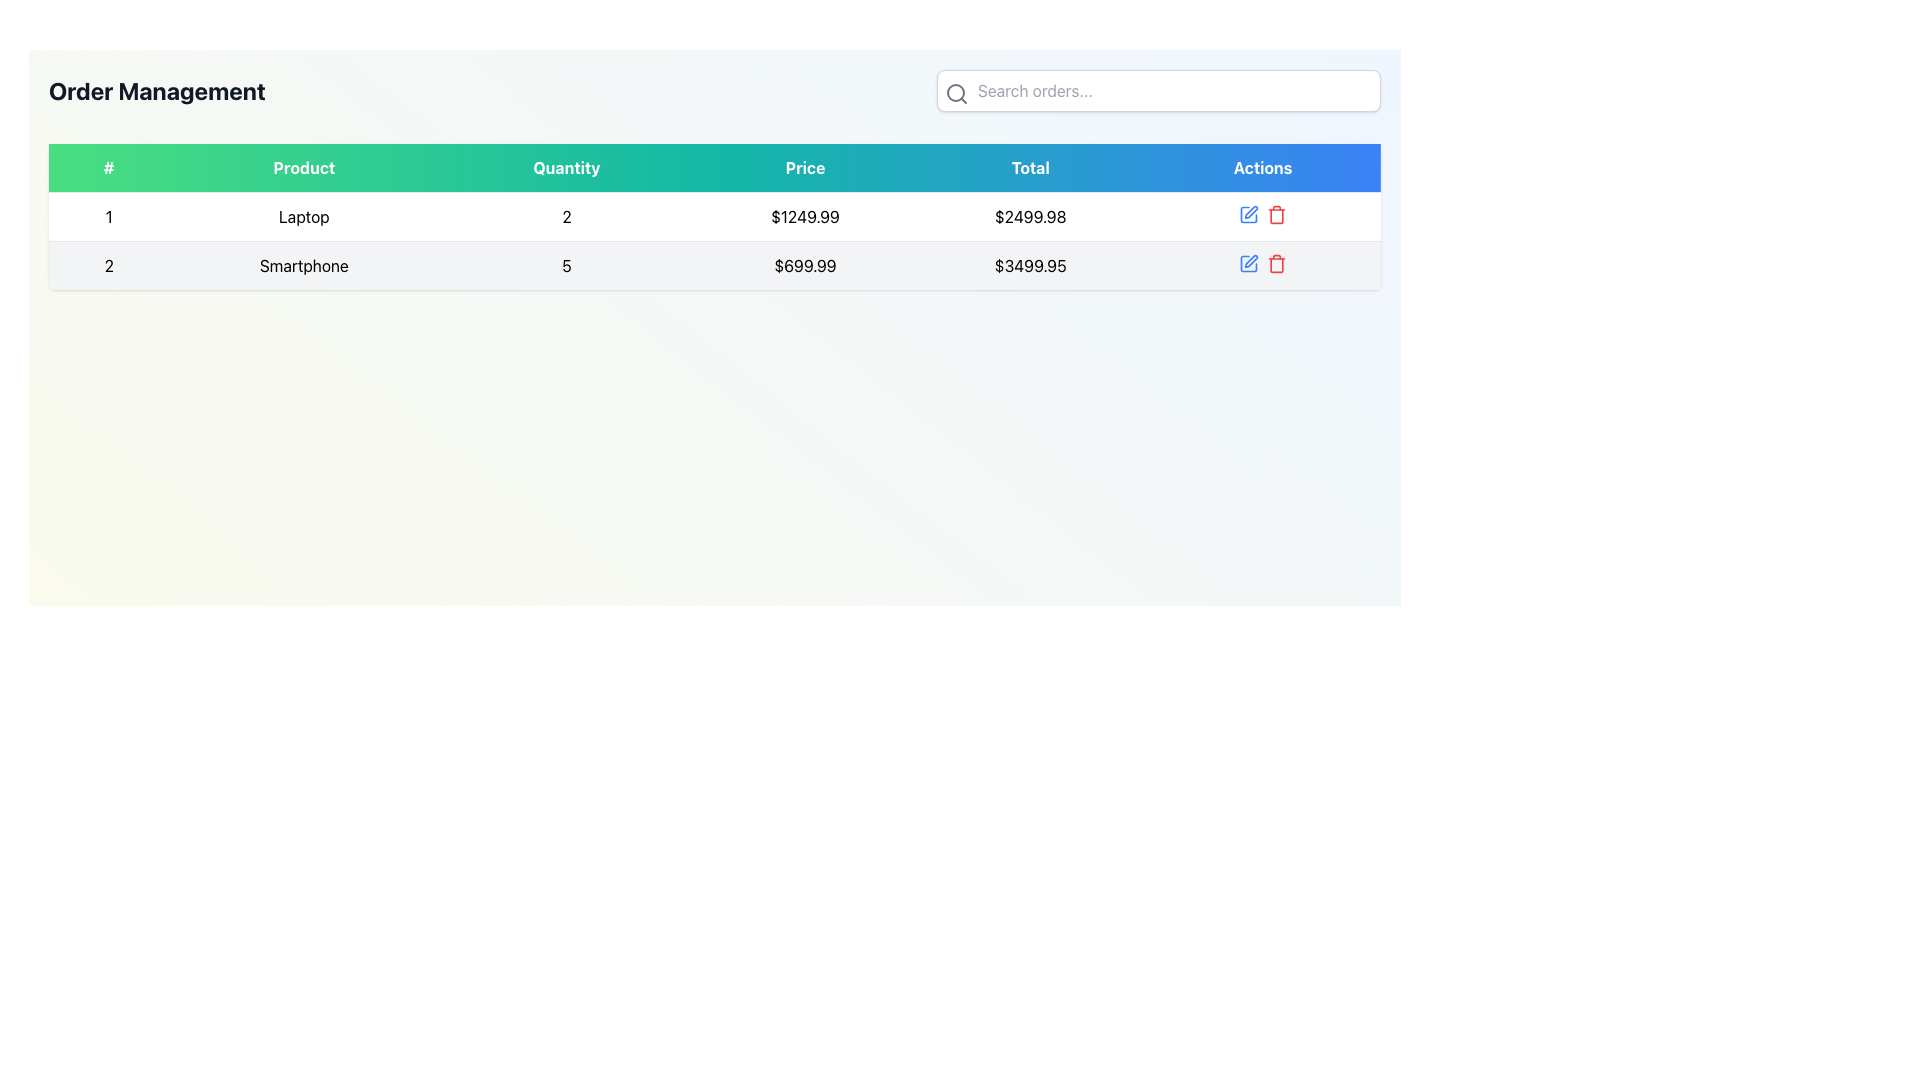  Describe the element at coordinates (565, 264) in the screenshot. I see `text indicating the quantity of items ordered, which shows '5' in the structured table layout, located in the third column of the second row after the 'Smartphone' text` at that location.